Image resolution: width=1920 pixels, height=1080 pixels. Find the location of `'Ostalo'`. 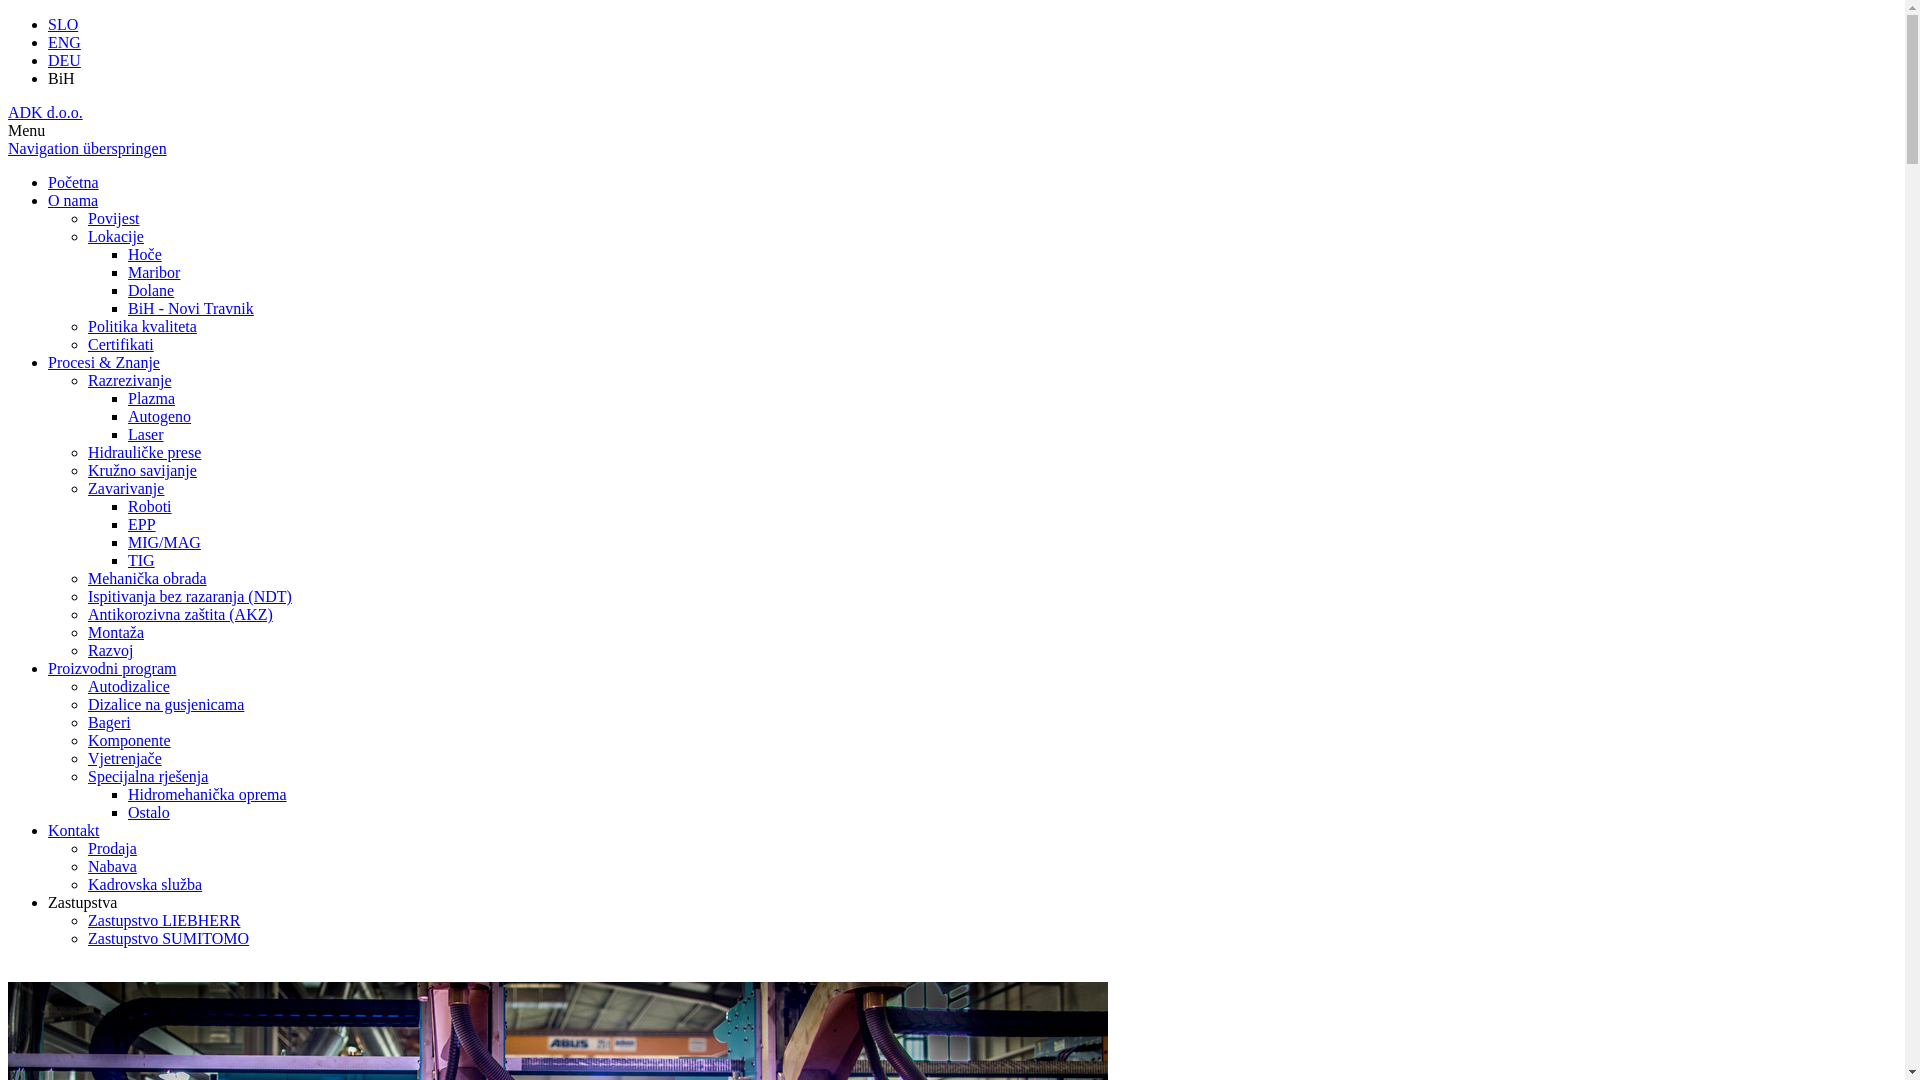

'Ostalo' is located at coordinates (147, 812).